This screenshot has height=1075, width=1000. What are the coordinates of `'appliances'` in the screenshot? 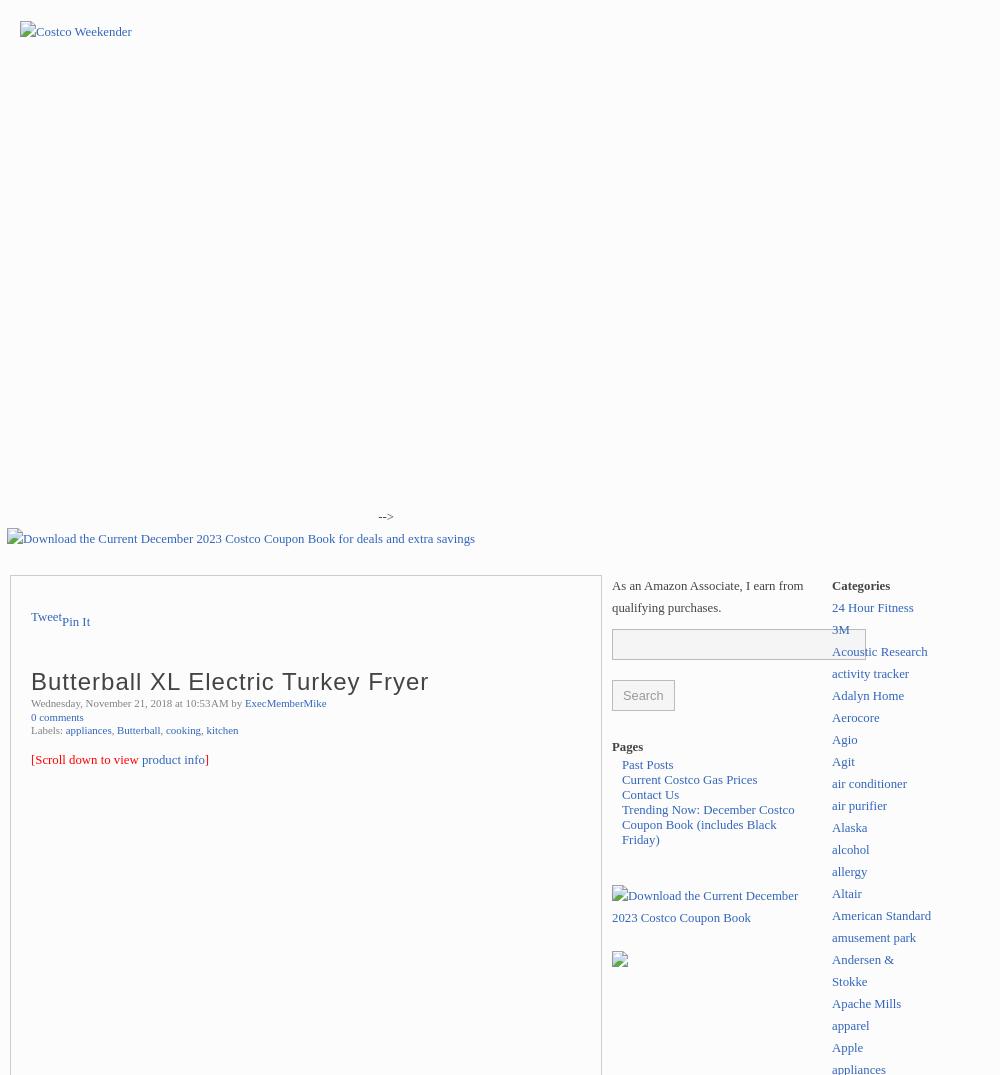 It's located at (87, 729).